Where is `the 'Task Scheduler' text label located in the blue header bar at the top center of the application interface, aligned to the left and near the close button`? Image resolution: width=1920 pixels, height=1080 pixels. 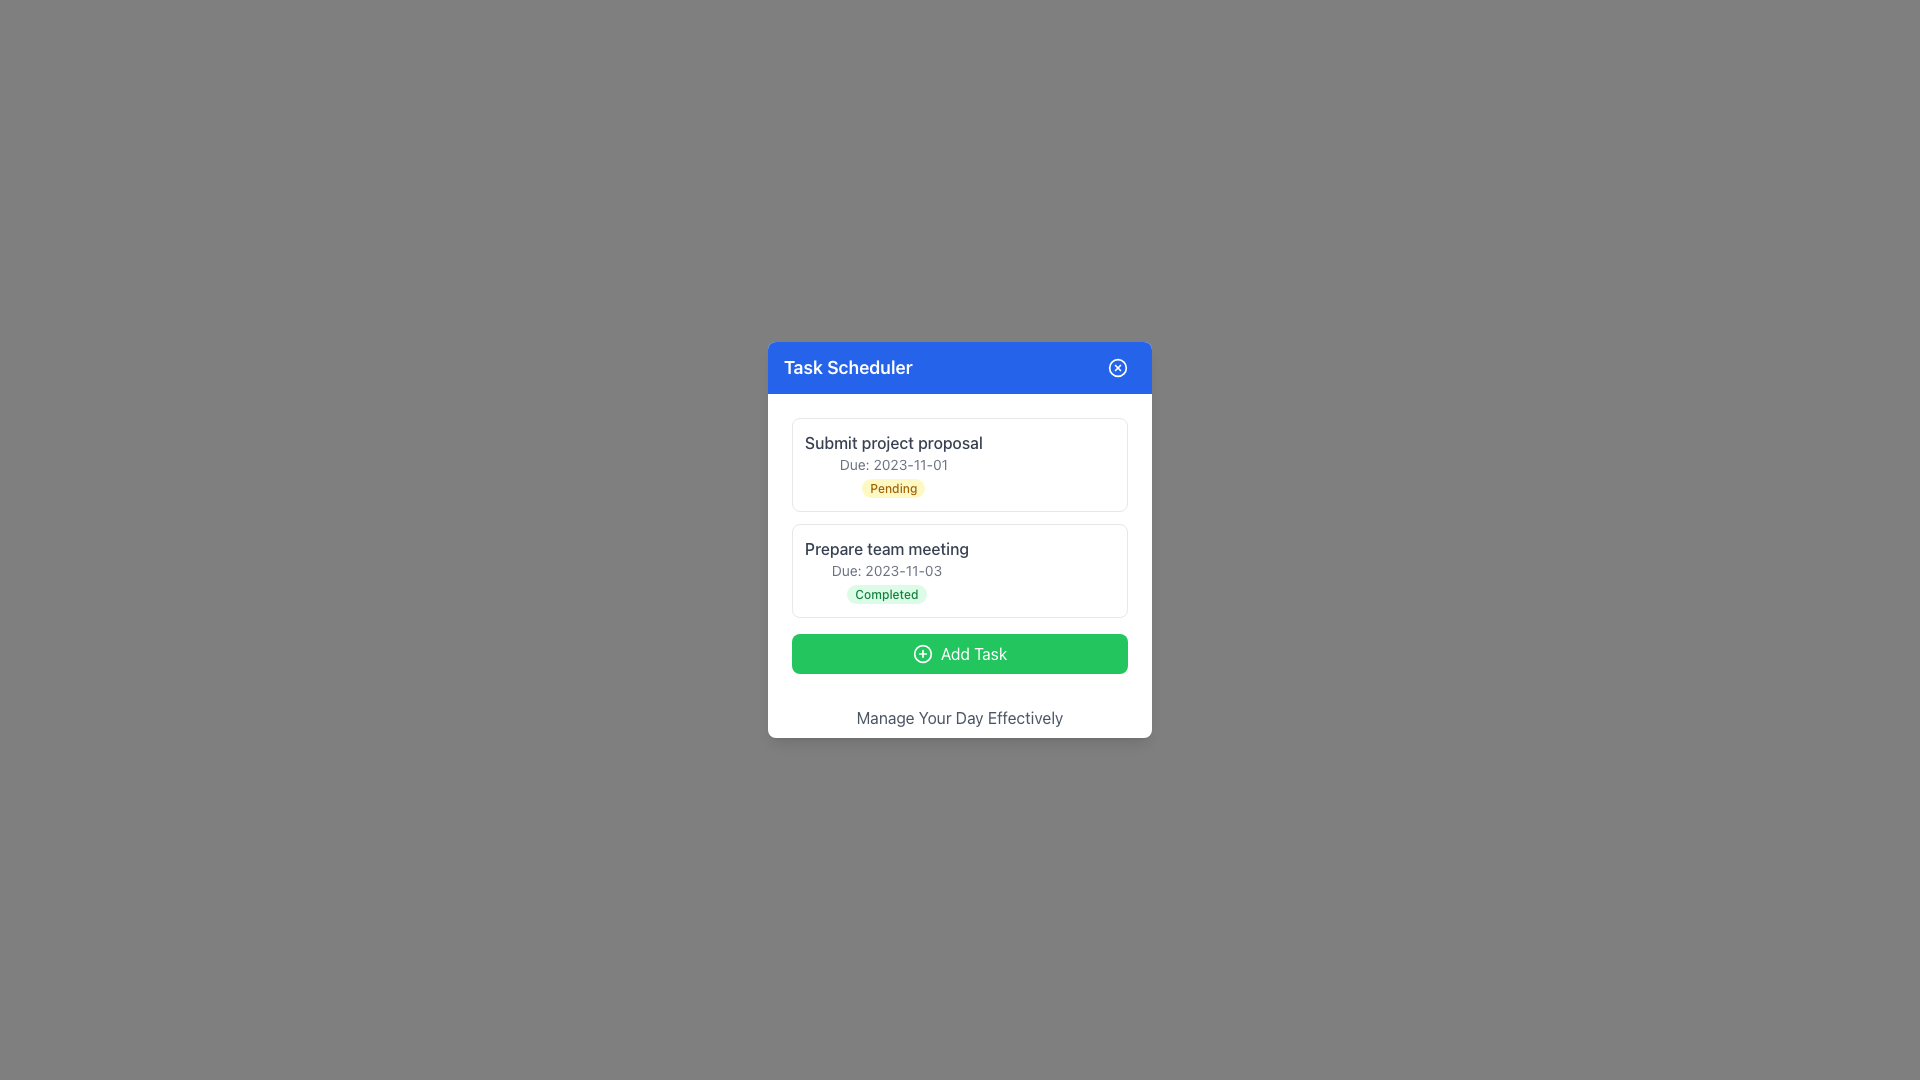 the 'Task Scheduler' text label located in the blue header bar at the top center of the application interface, aligned to the left and near the close button is located at coordinates (848, 367).